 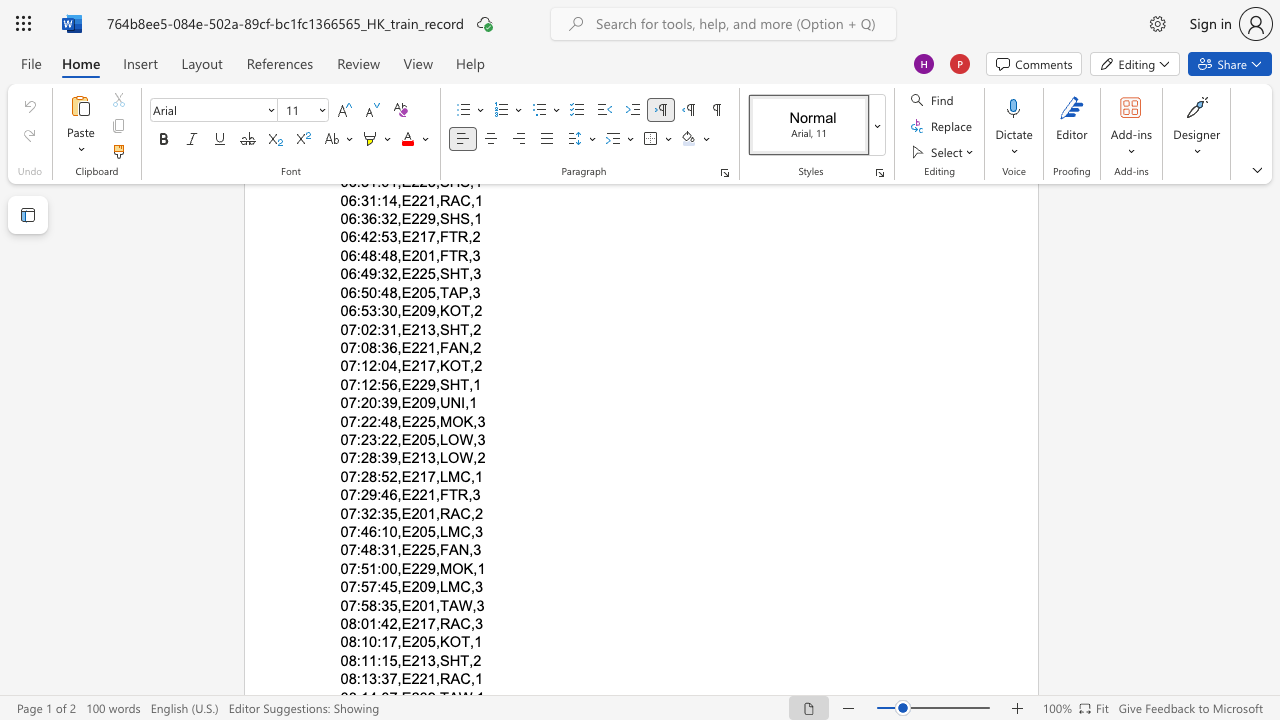 I want to click on the subset text "25," within the text "07:48:31,E225,FAN,3", so click(x=418, y=550).